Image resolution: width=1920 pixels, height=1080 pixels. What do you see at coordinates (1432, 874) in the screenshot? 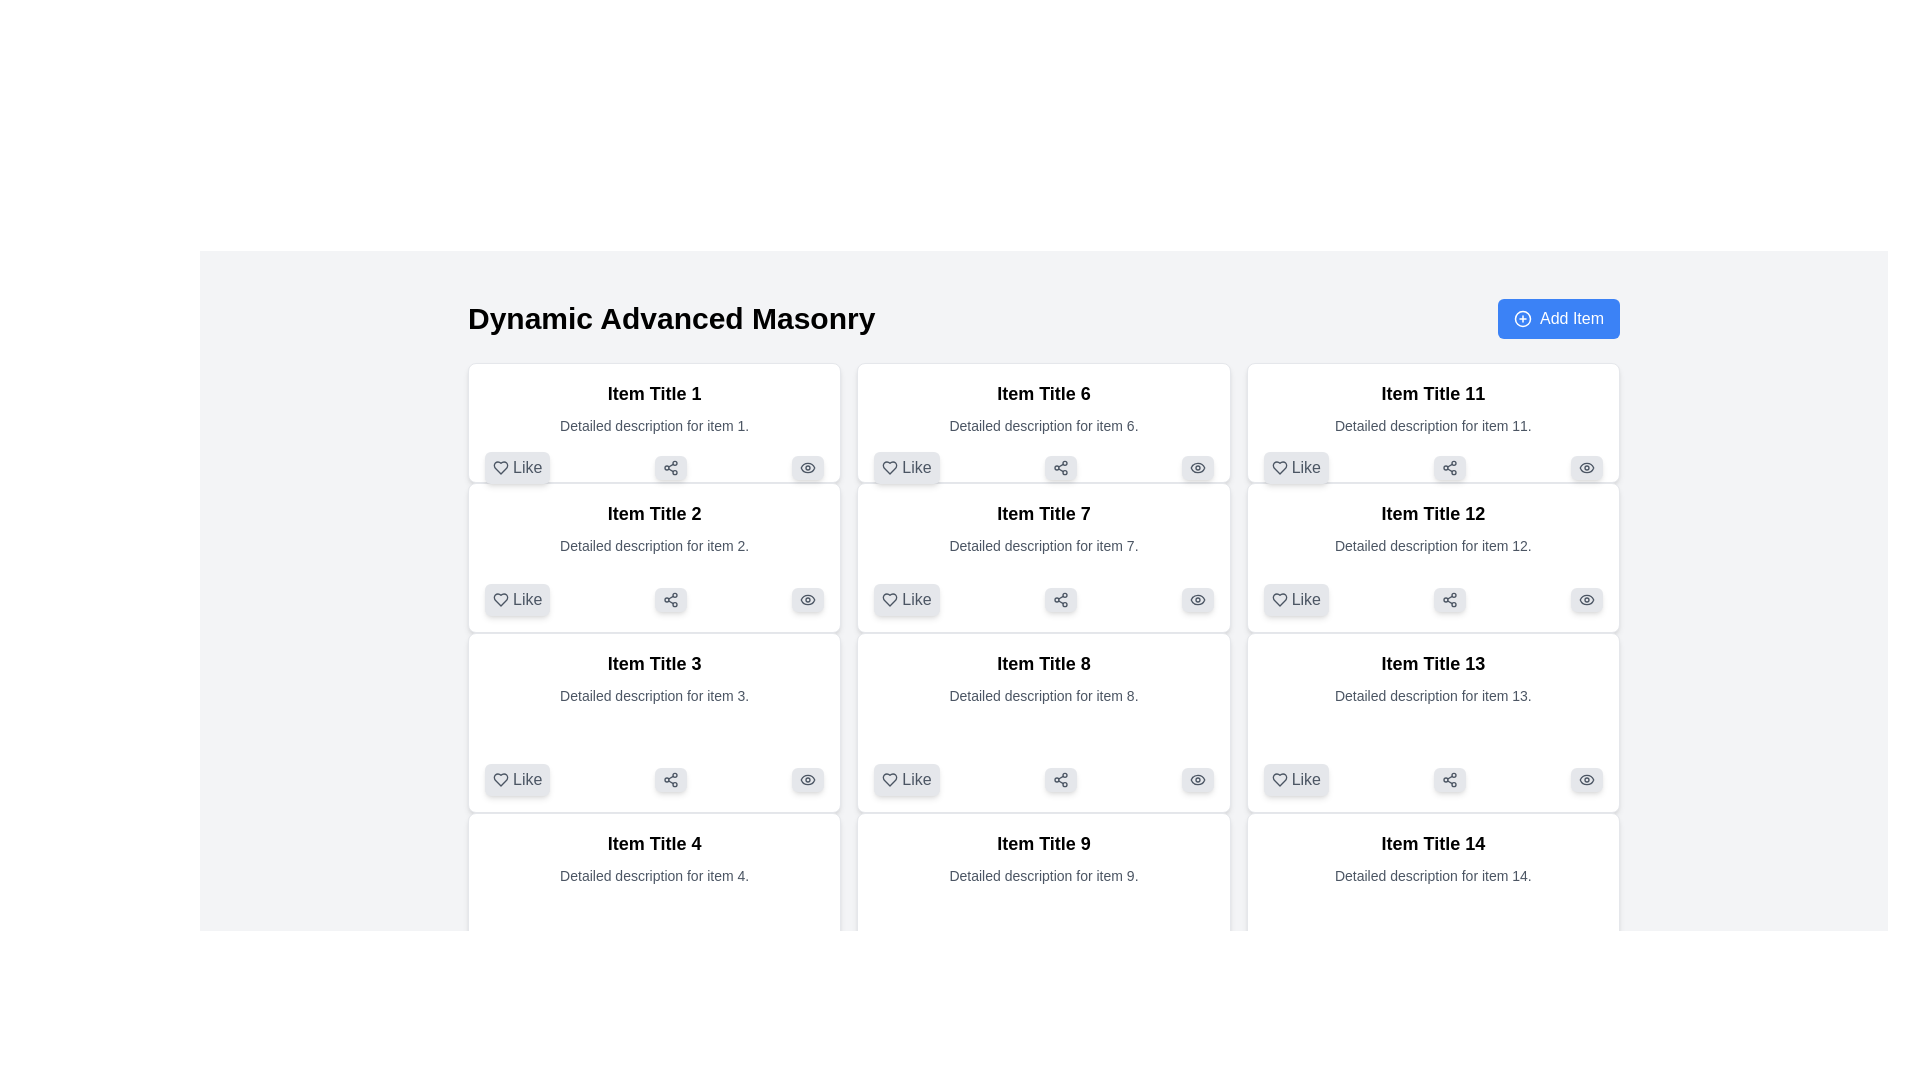
I see `text label located beneath 'Item Title 14' in the bottom-right card of the grid layout` at bounding box center [1432, 874].